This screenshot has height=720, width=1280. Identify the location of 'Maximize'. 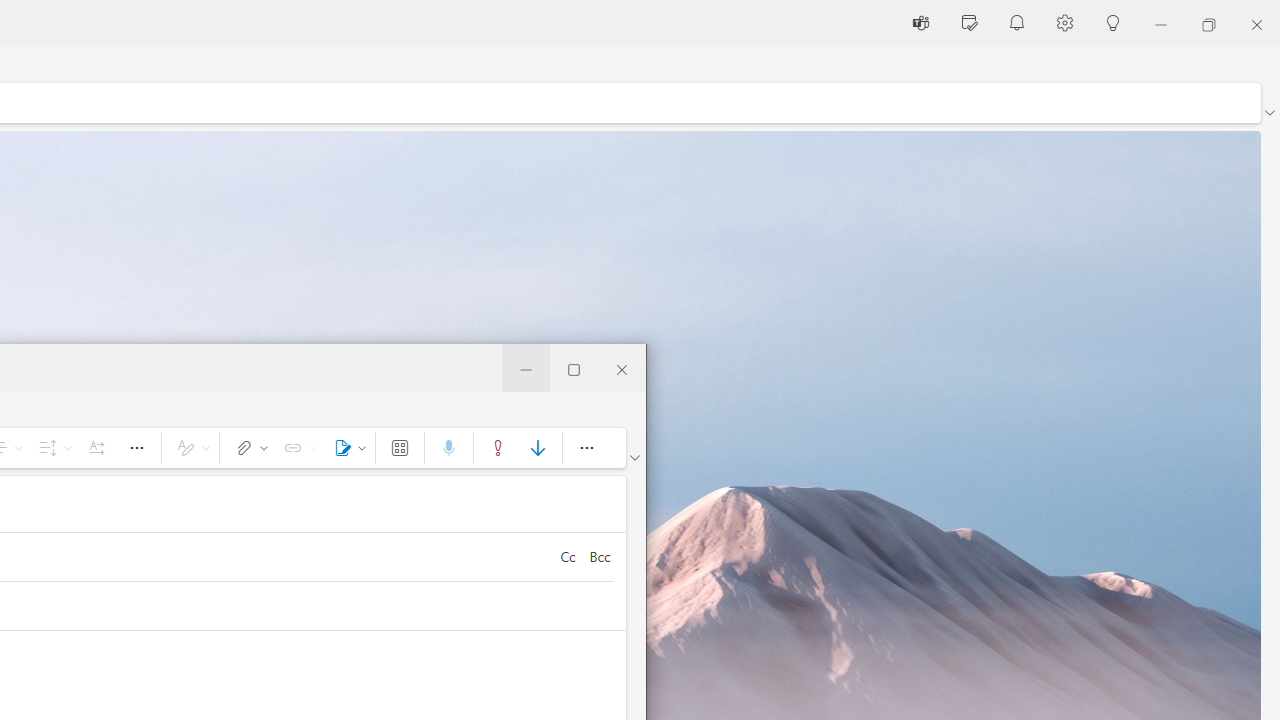
(573, 367).